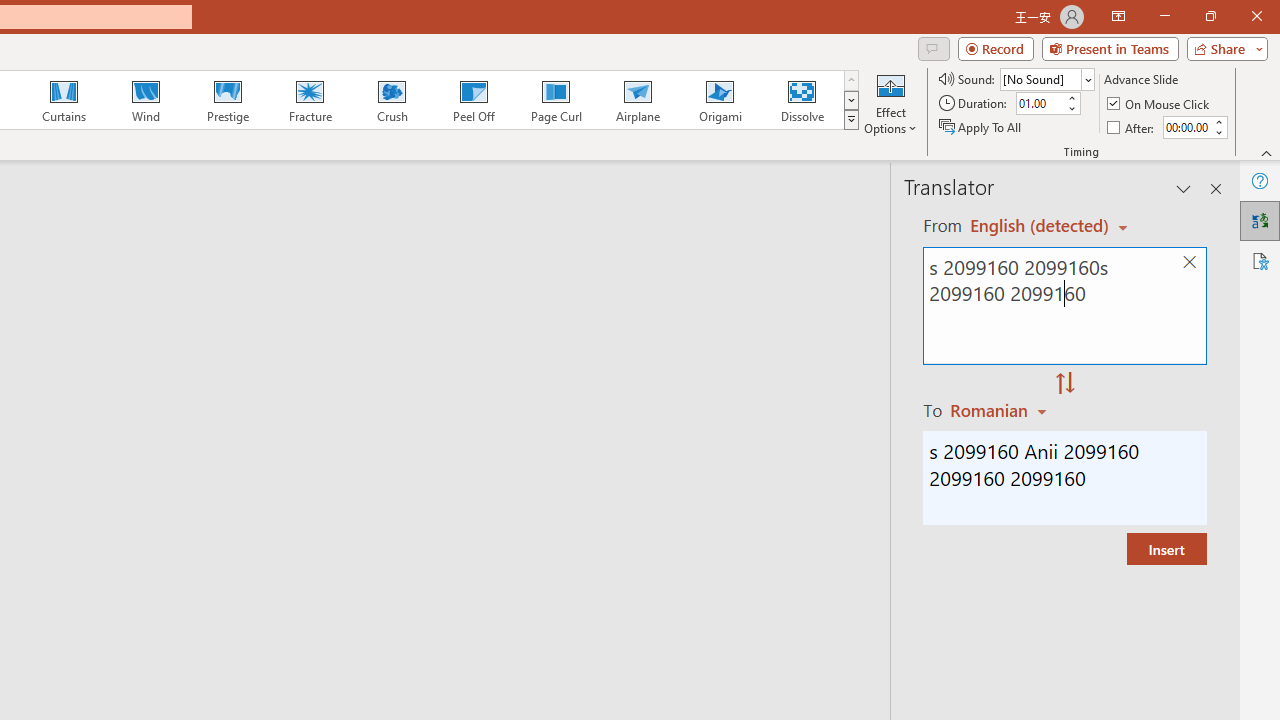  I want to click on 'Curtains', so click(64, 100).